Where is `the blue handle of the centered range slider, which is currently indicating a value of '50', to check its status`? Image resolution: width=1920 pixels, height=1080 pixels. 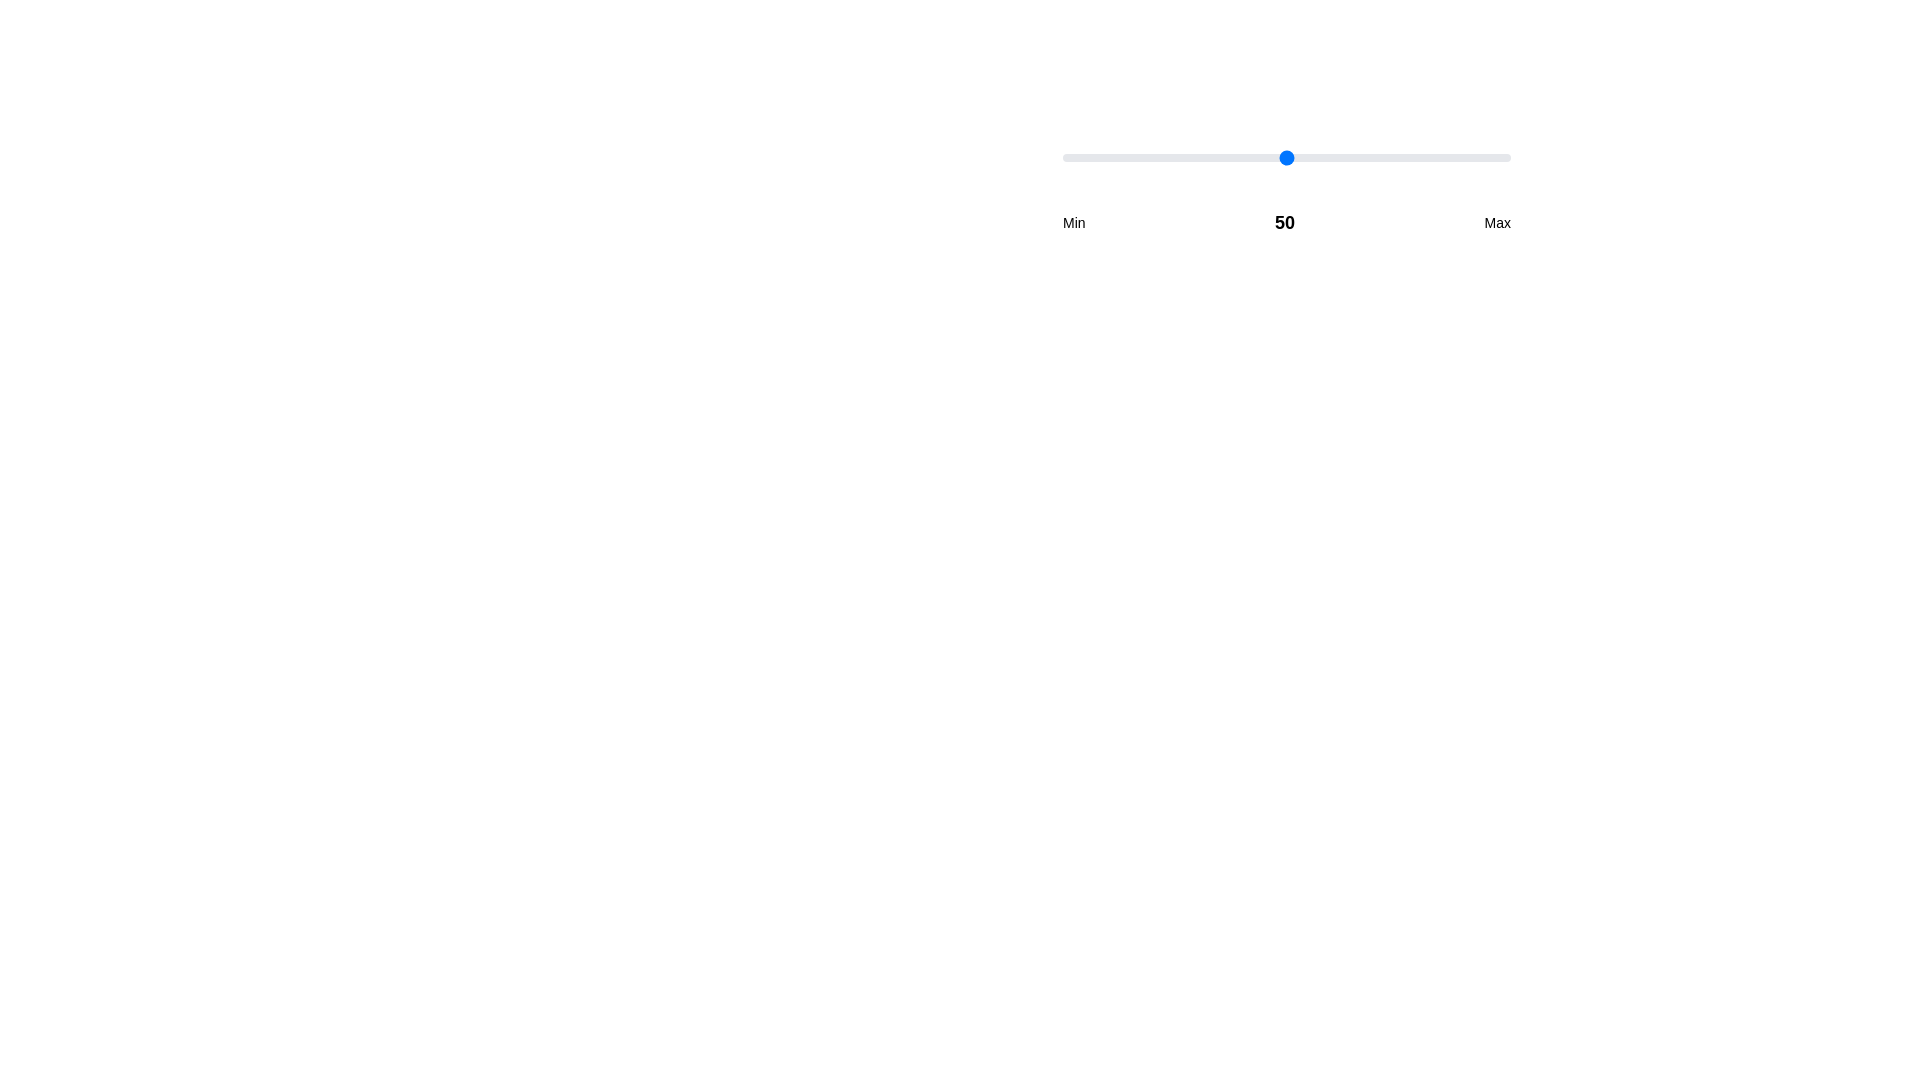
the blue handle of the centered range slider, which is currently indicating a value of '50', to check its status is located at coordinates (1286, 191).